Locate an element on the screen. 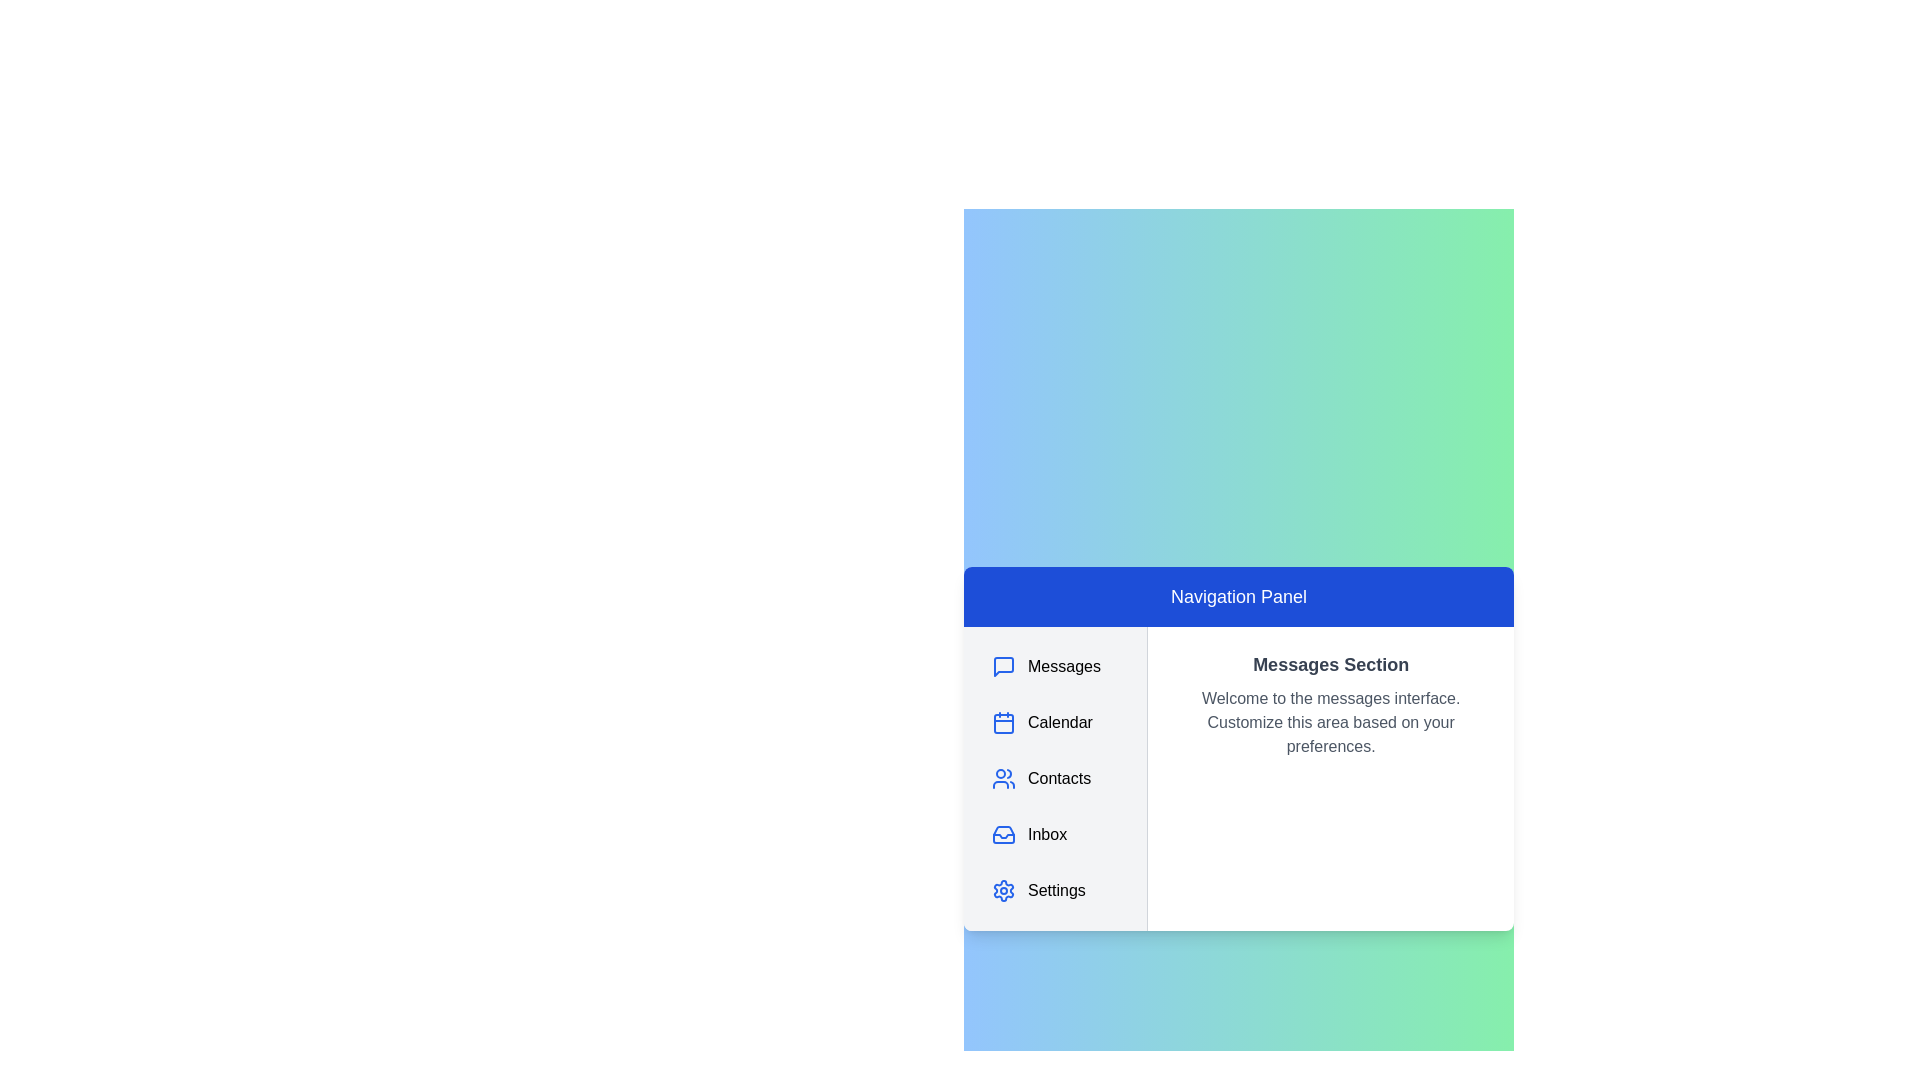 This screenshot has width=1920, height=1080. the navigation panel item corresponding to Calendar is located at coordinates (1054, 722).